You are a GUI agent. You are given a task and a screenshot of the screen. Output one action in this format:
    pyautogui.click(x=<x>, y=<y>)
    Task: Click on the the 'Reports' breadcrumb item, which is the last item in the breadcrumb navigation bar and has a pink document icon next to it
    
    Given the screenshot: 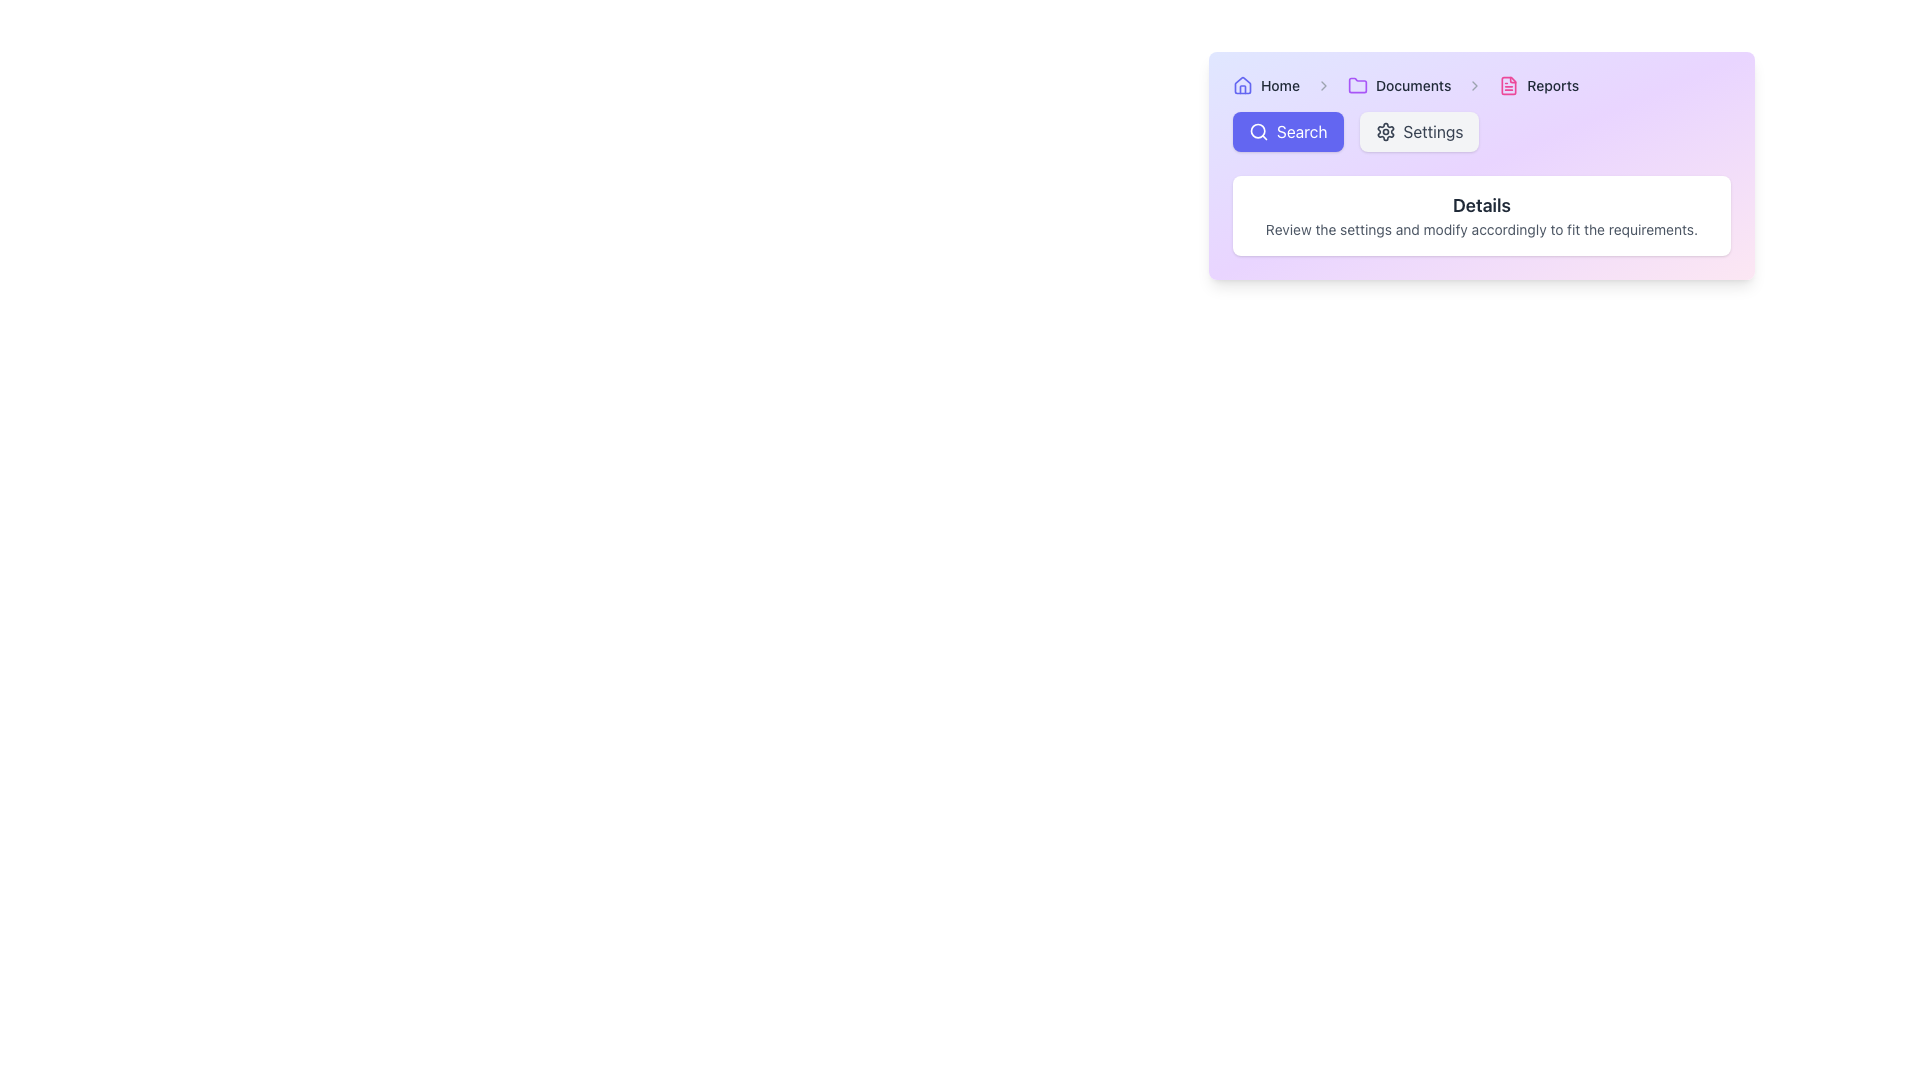 What is the action you would take?
    pyautogui.click(x=1538, y=84)
    